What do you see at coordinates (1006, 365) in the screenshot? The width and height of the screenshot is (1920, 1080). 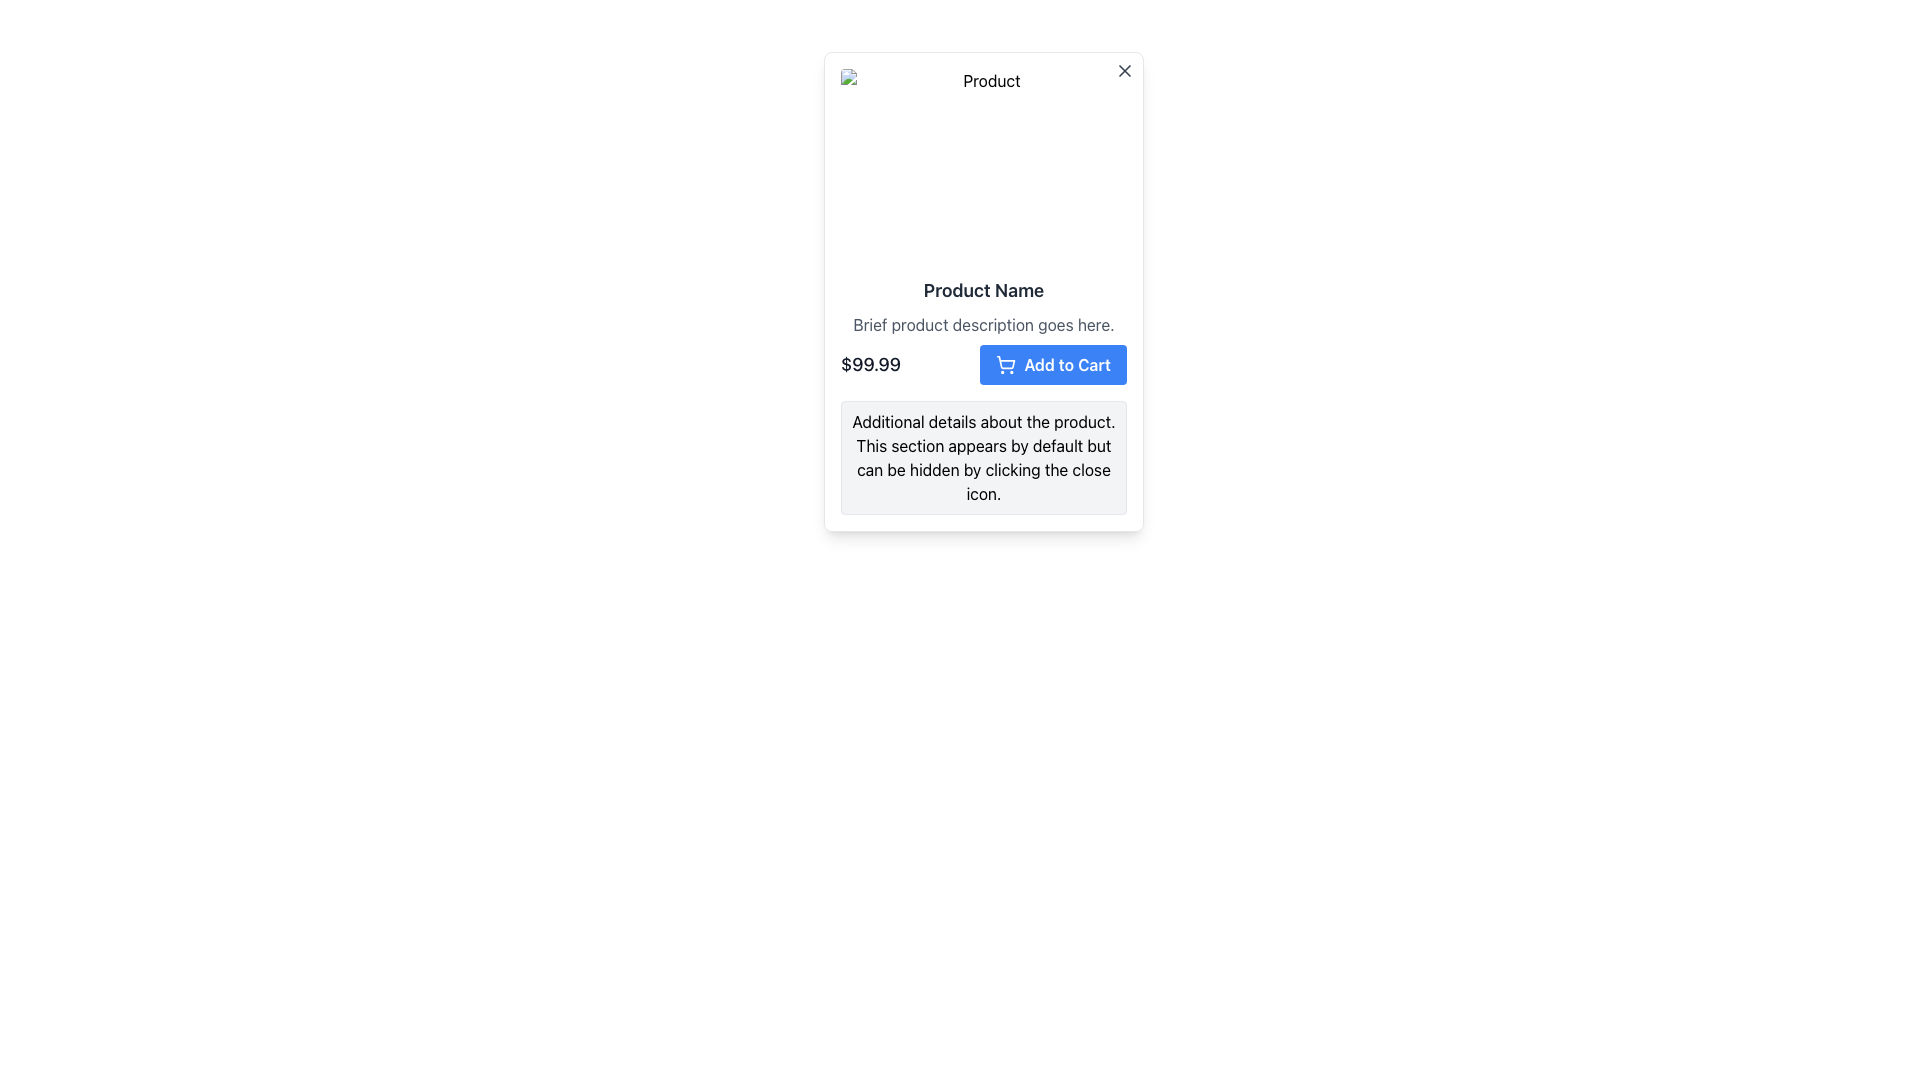 I see `the shopping cart icon located within the blue 'Add to Cart' button` at bounding box center [1006, 365].